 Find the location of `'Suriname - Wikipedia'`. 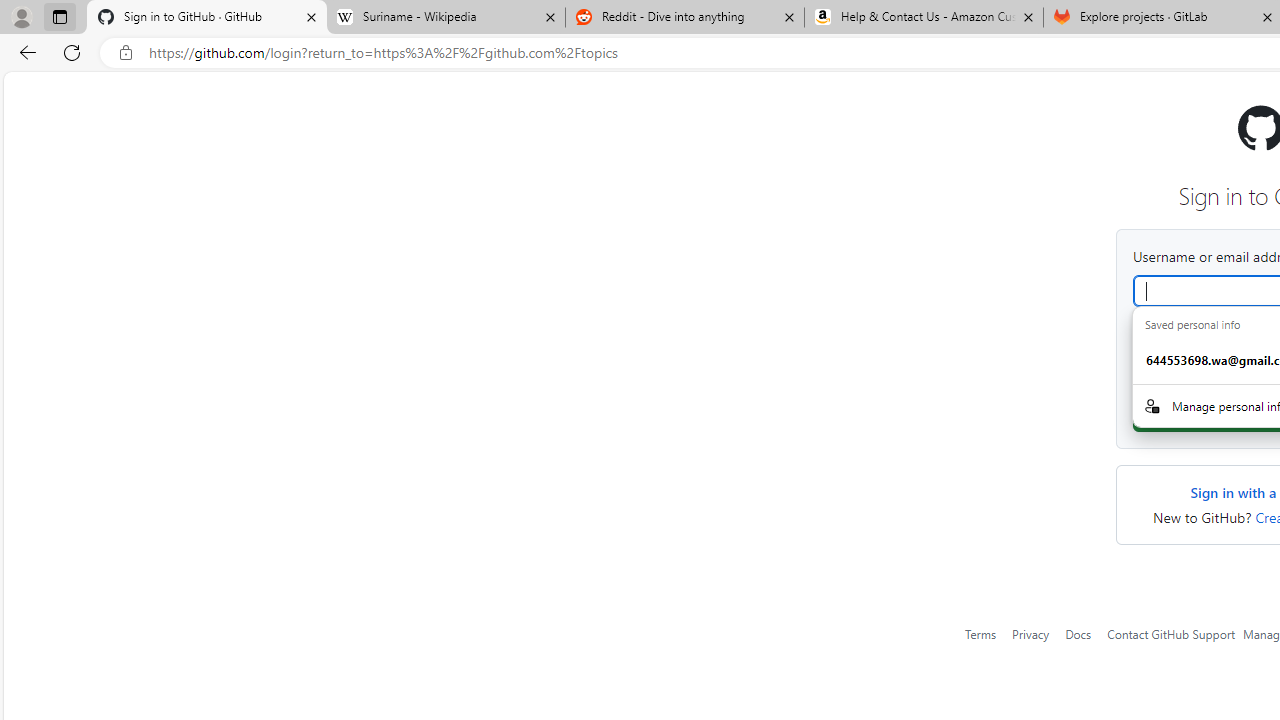

'Suriname - Wikipedia' is located at coordinates (444, 17).